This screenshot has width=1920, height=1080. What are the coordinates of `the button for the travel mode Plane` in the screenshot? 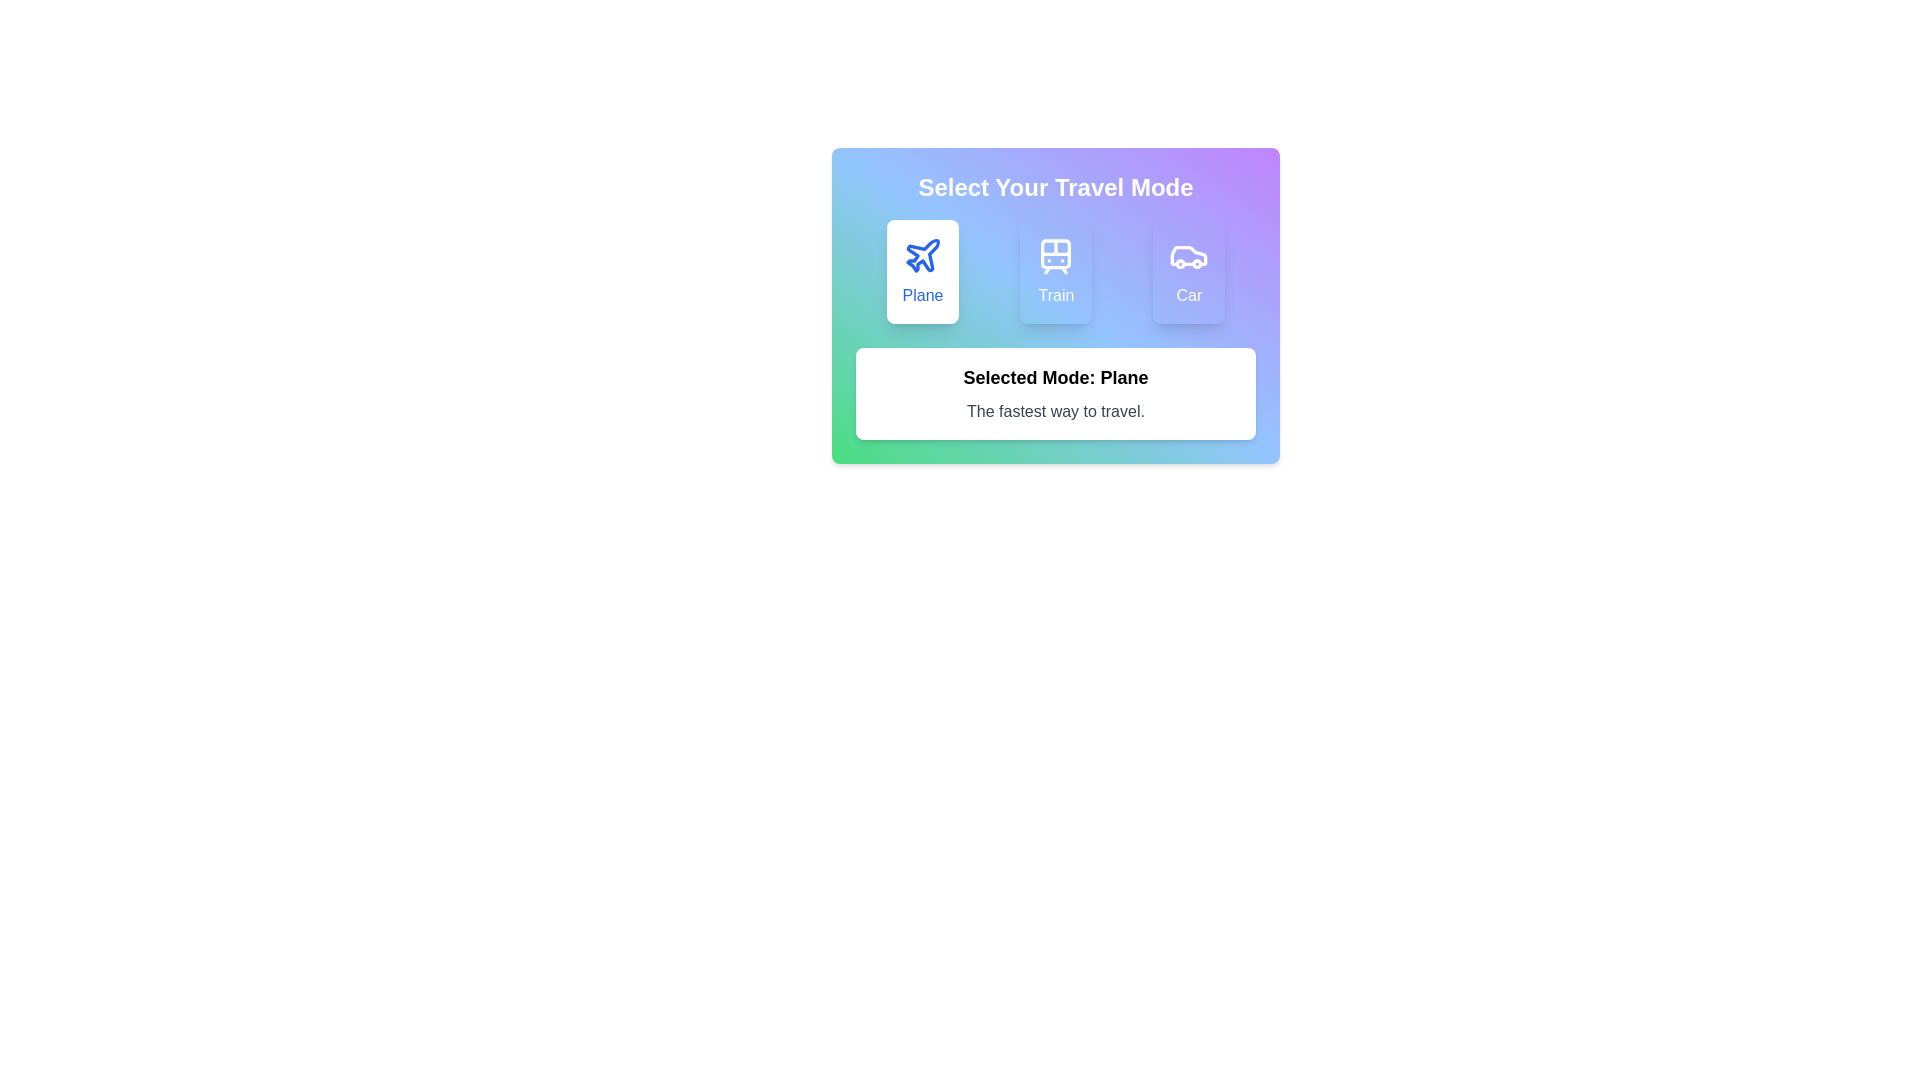 It's located at (921, 272).